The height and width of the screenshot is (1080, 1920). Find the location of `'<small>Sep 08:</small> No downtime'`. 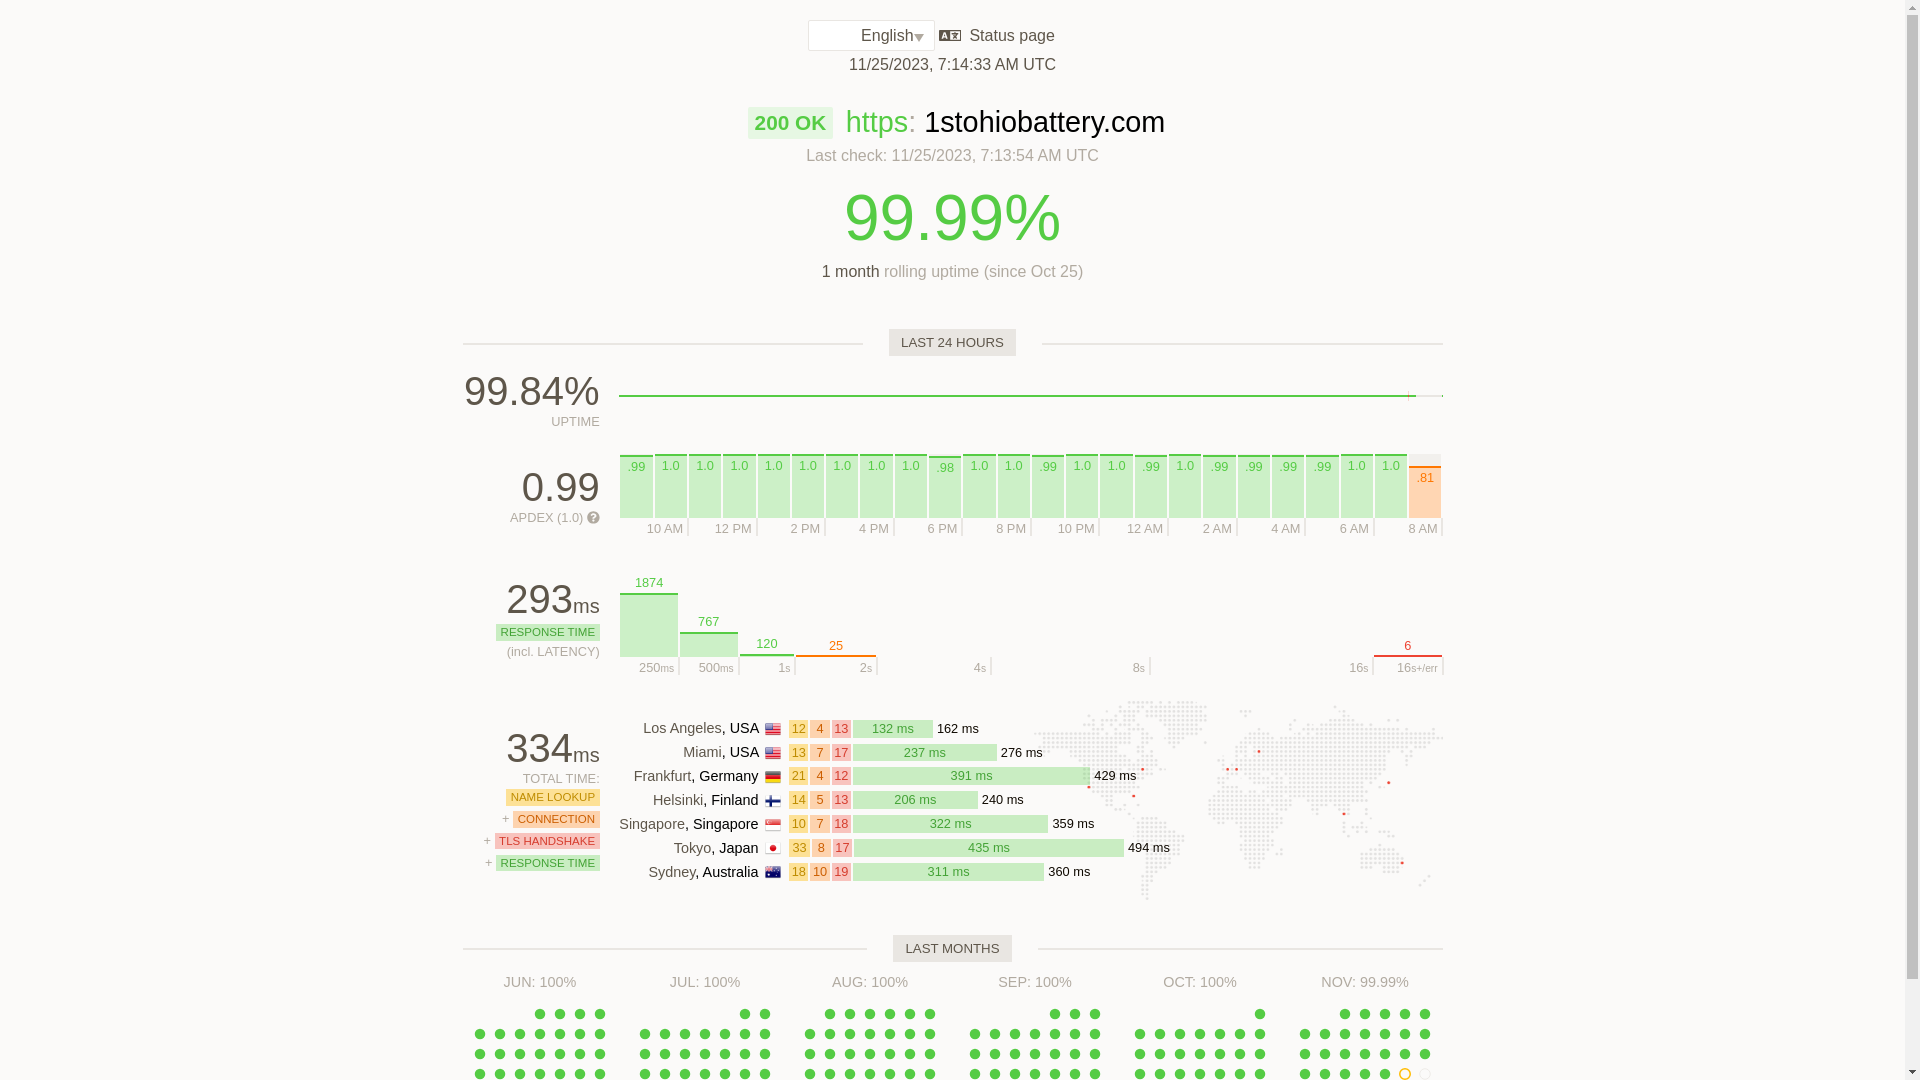

'<small>Sep 08:</small> No downtime' is located at coordinates (1054, 1033).